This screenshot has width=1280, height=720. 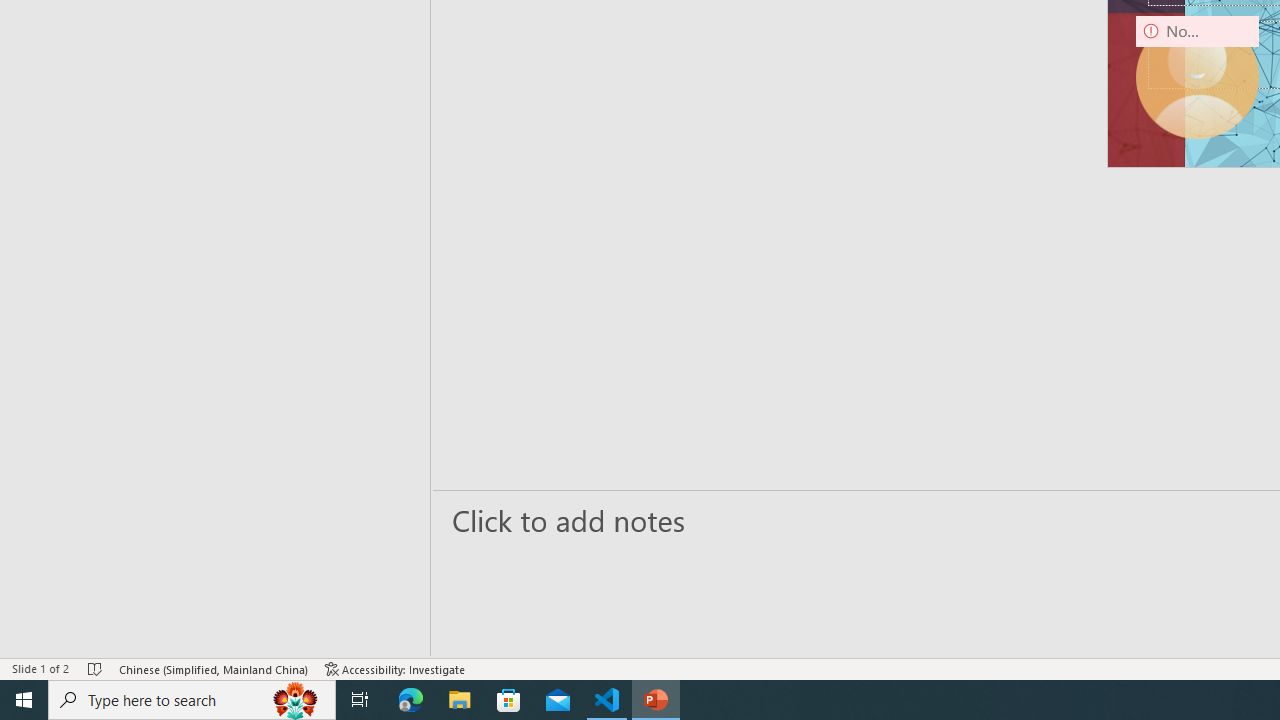 I want to click on 'Microsoft Edge', so click(x=410, y=698).